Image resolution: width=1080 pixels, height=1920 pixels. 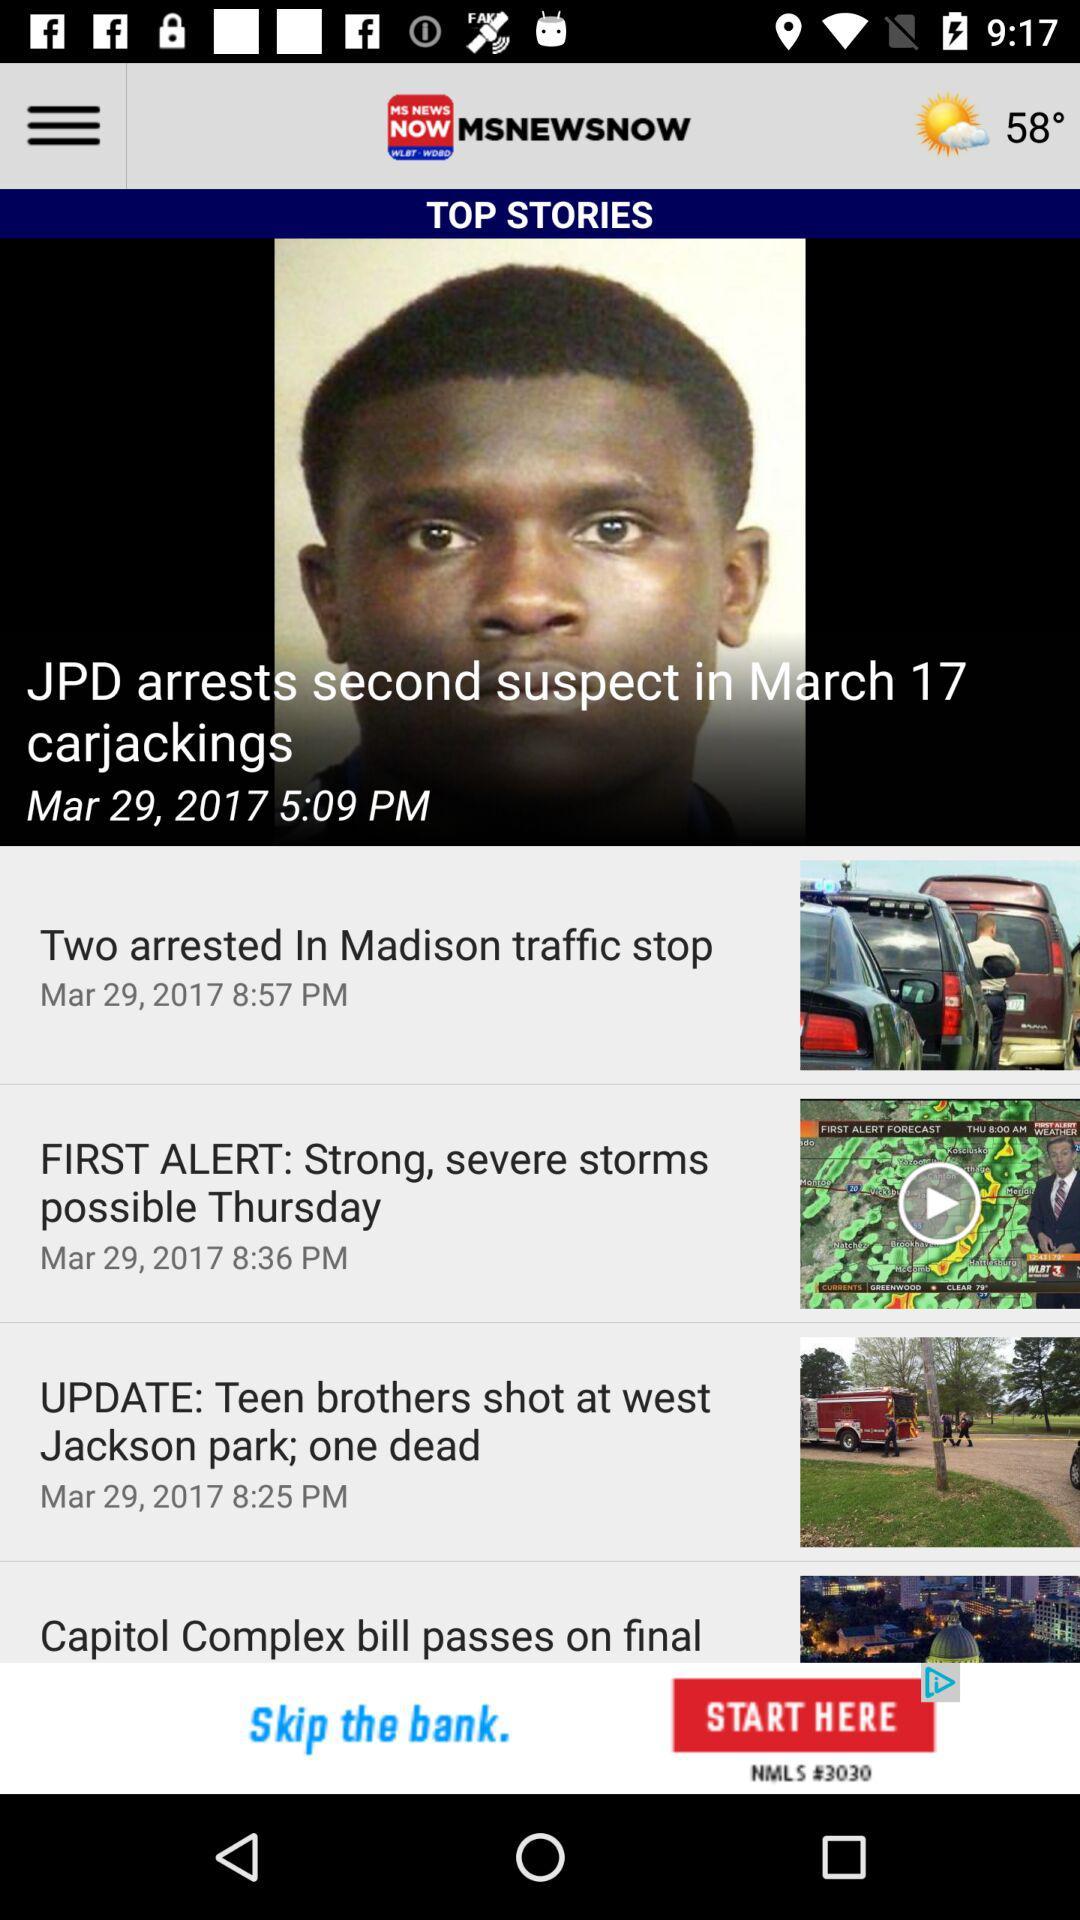 What do you see at coordinates (988, 124) in the screenshot?
I see `the weather image on the top right` at bounding box center [988, 124].